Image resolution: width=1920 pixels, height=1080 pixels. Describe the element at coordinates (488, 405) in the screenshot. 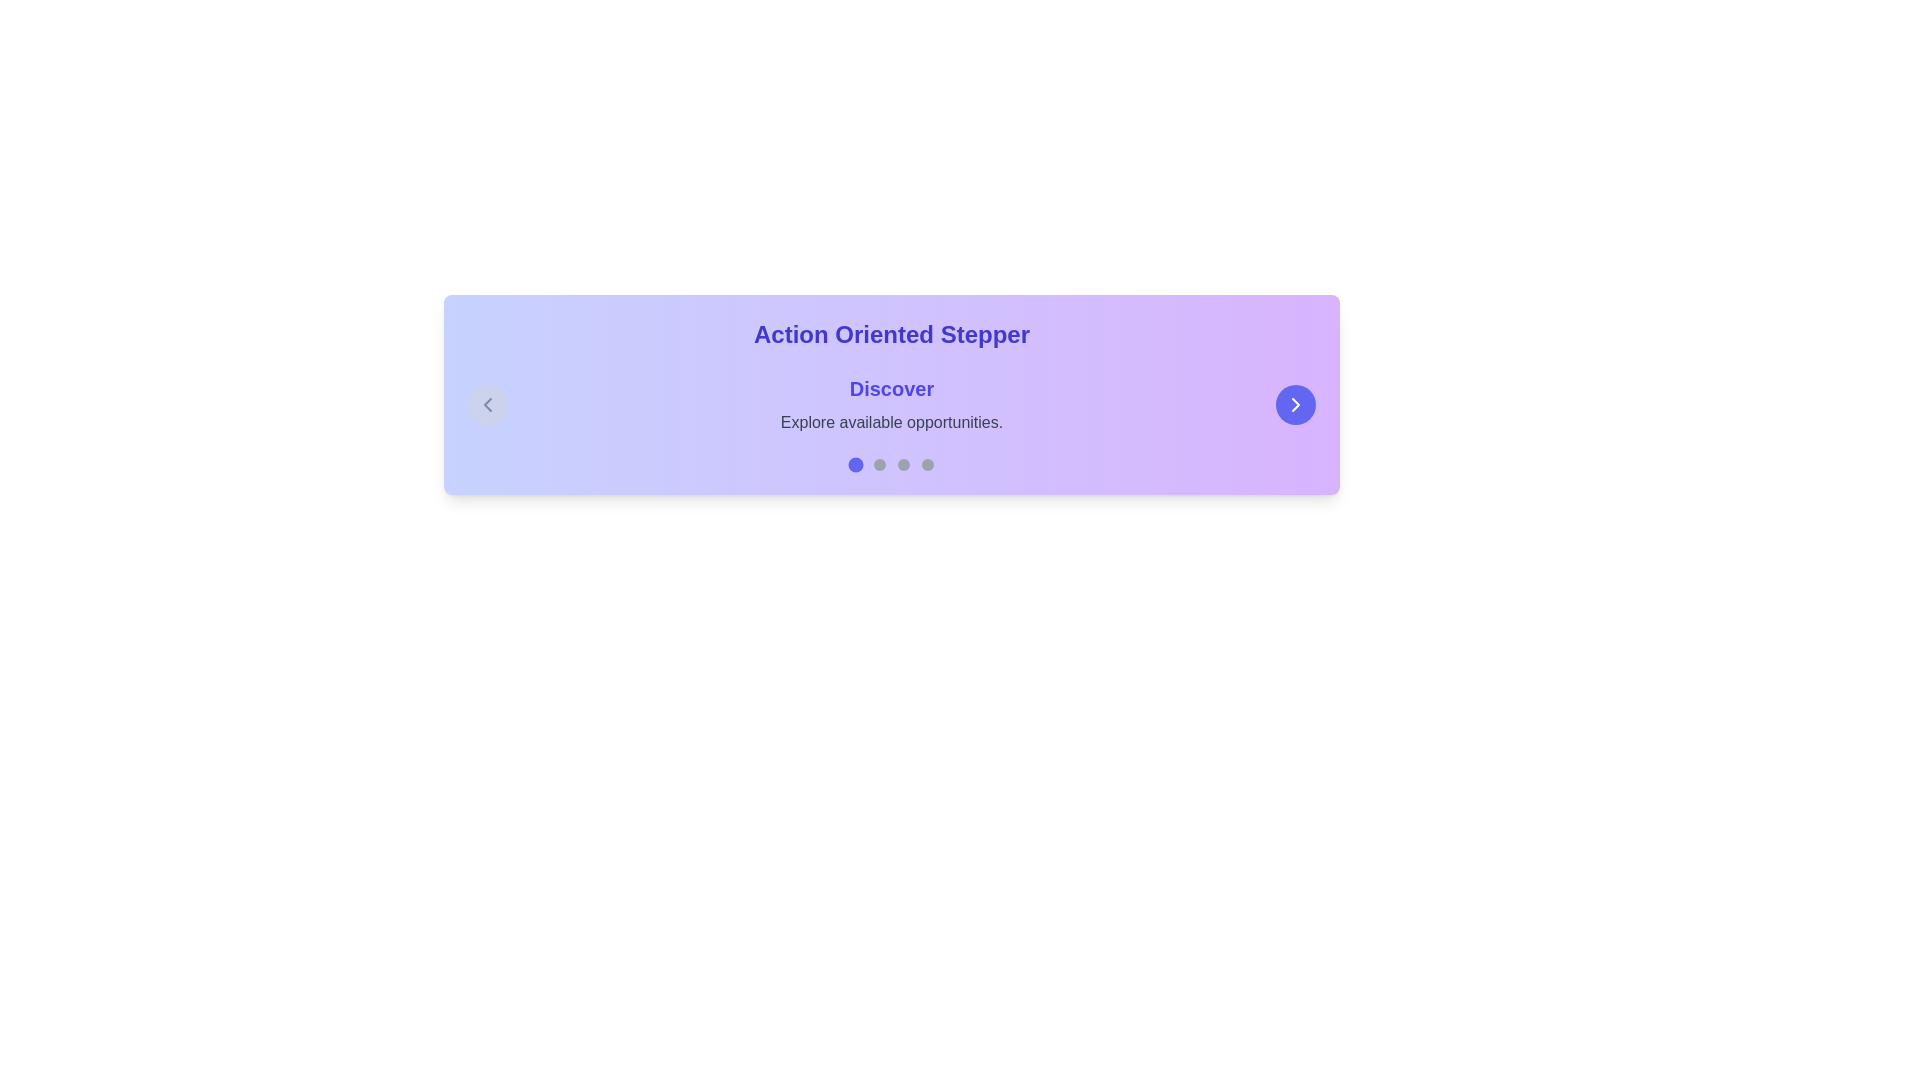

I see `the circular button with a light gray background and a left-pointing dark gray chevron` at that location.